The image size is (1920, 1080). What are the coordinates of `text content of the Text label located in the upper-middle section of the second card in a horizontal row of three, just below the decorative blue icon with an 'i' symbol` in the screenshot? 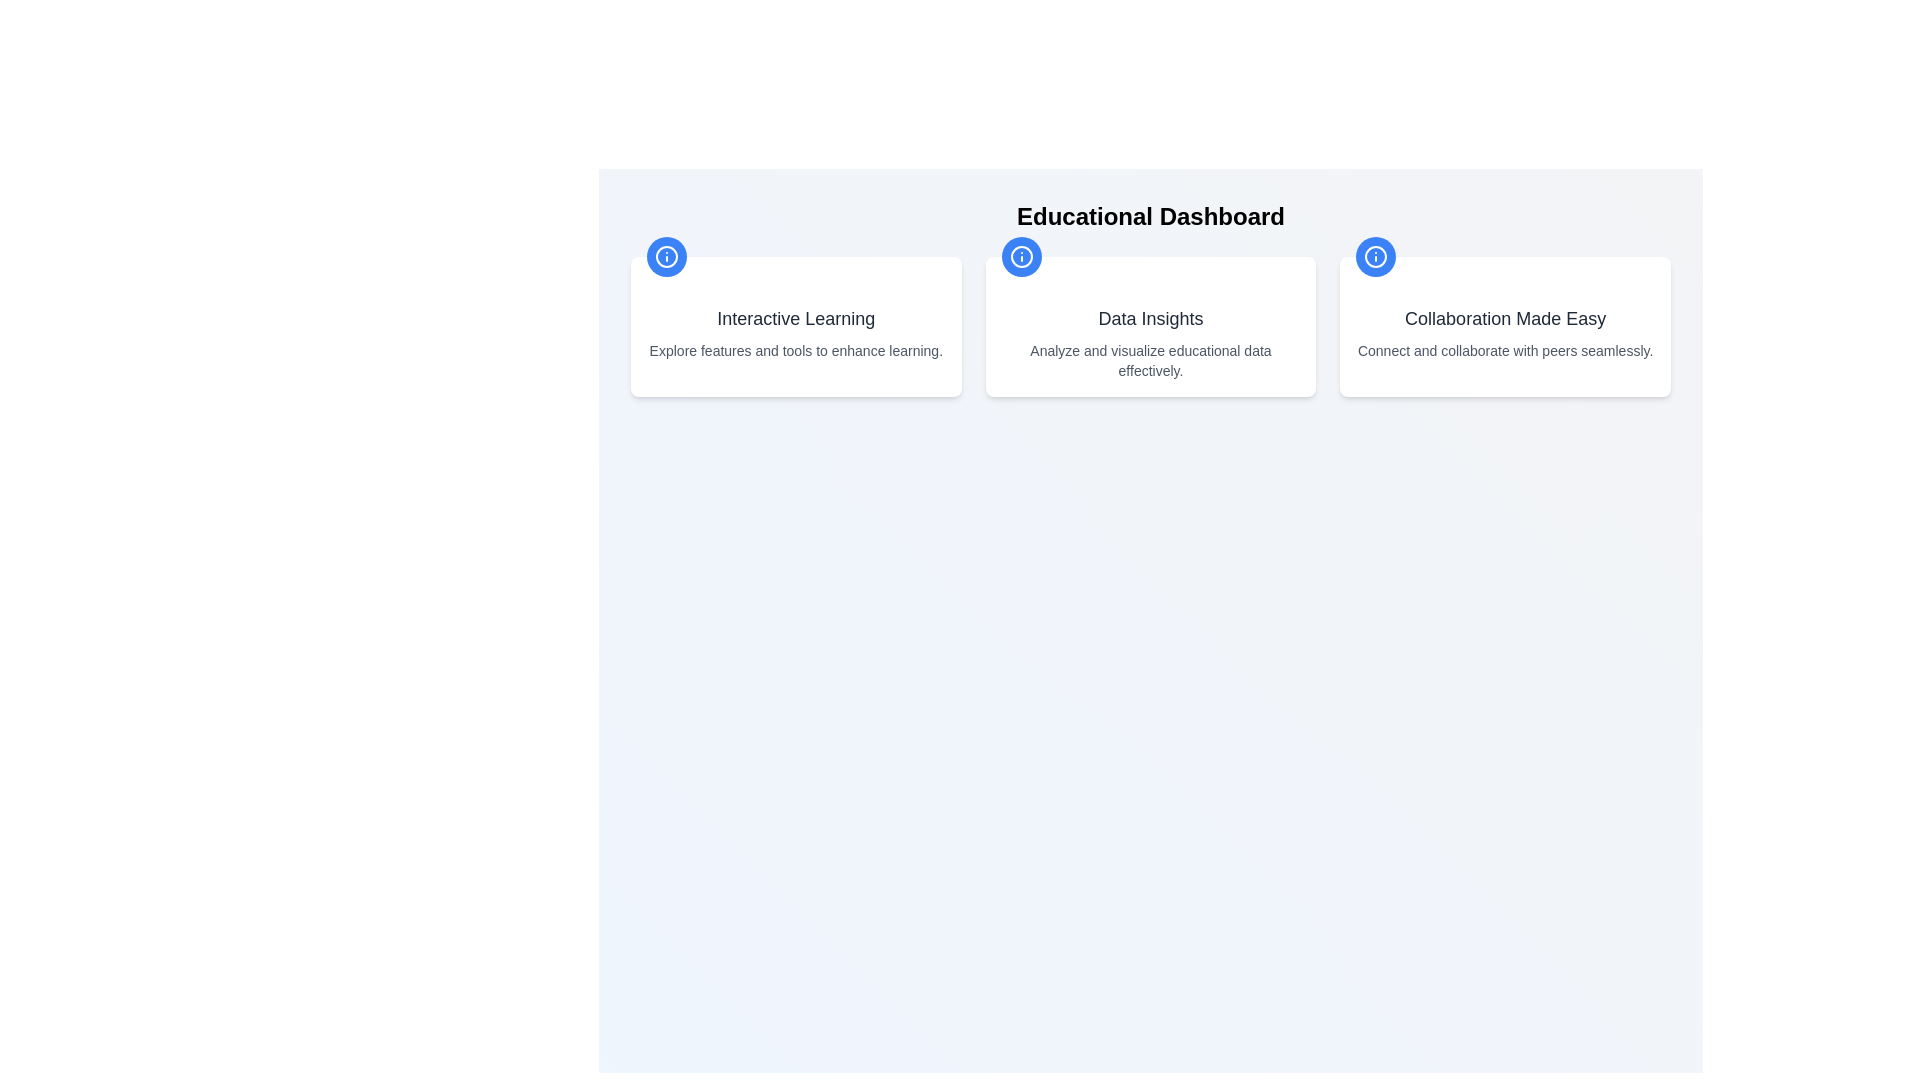 It's located at (1151, 318).